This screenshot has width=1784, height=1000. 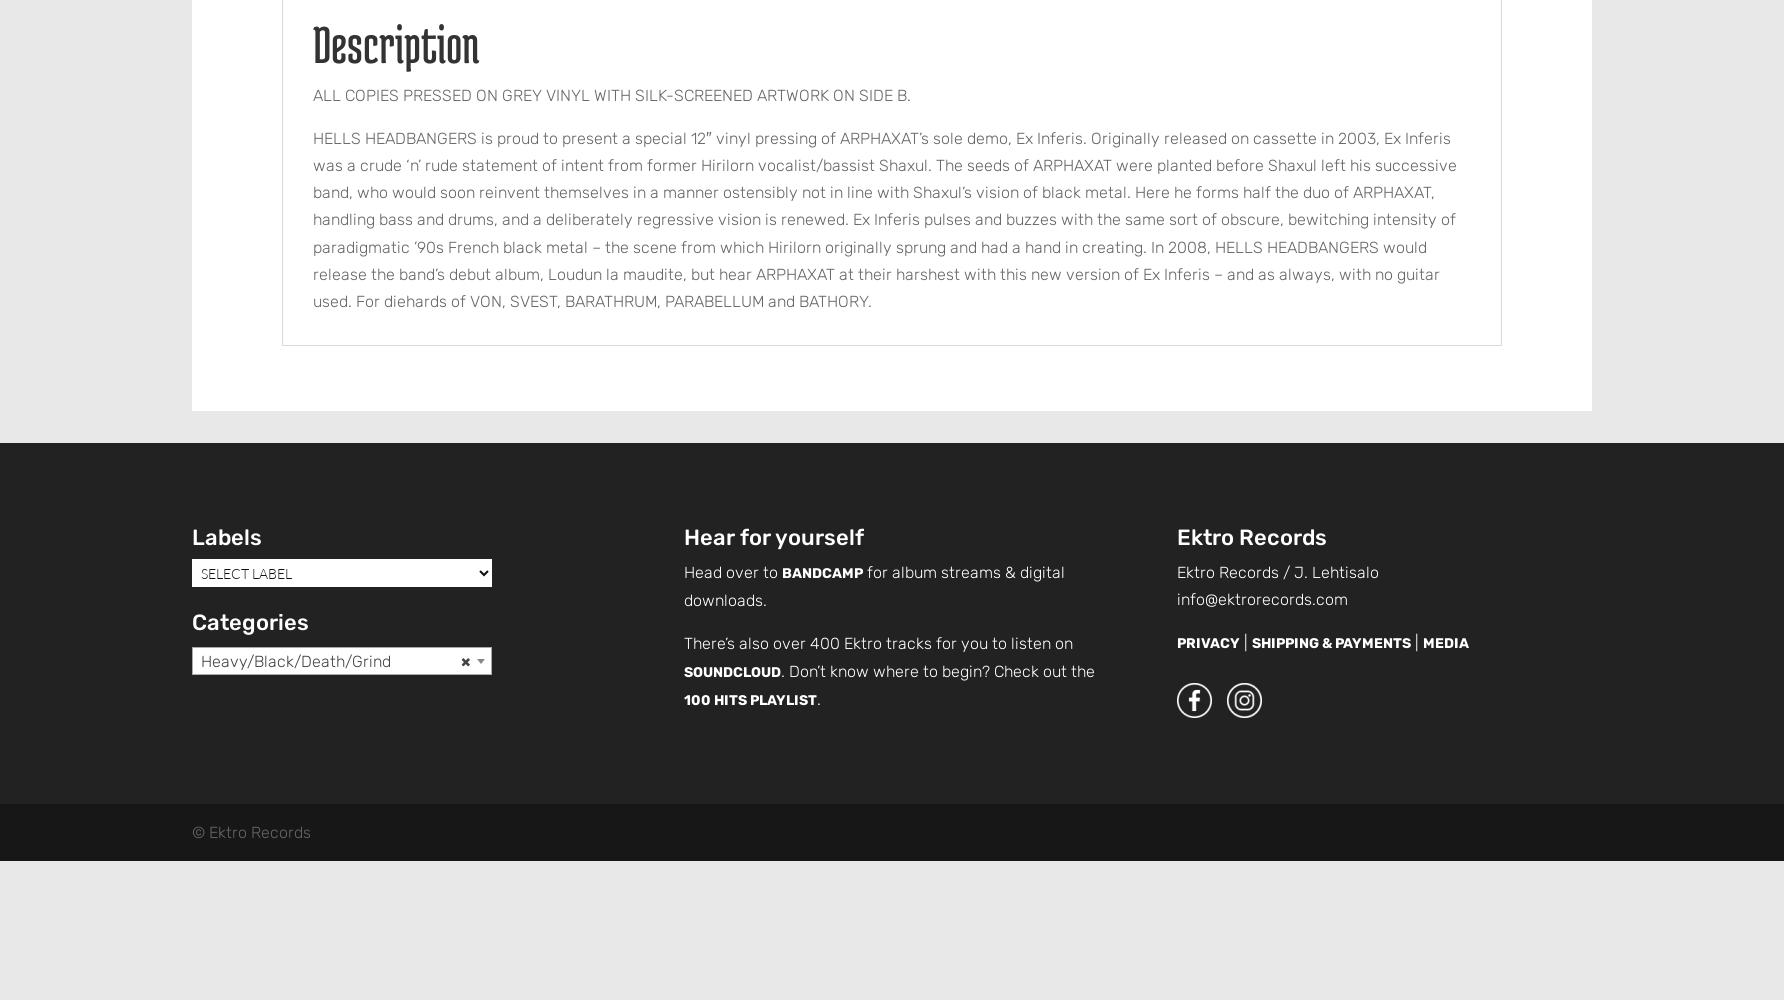 I want to click on 'Labels', so click(x=226, y=537).